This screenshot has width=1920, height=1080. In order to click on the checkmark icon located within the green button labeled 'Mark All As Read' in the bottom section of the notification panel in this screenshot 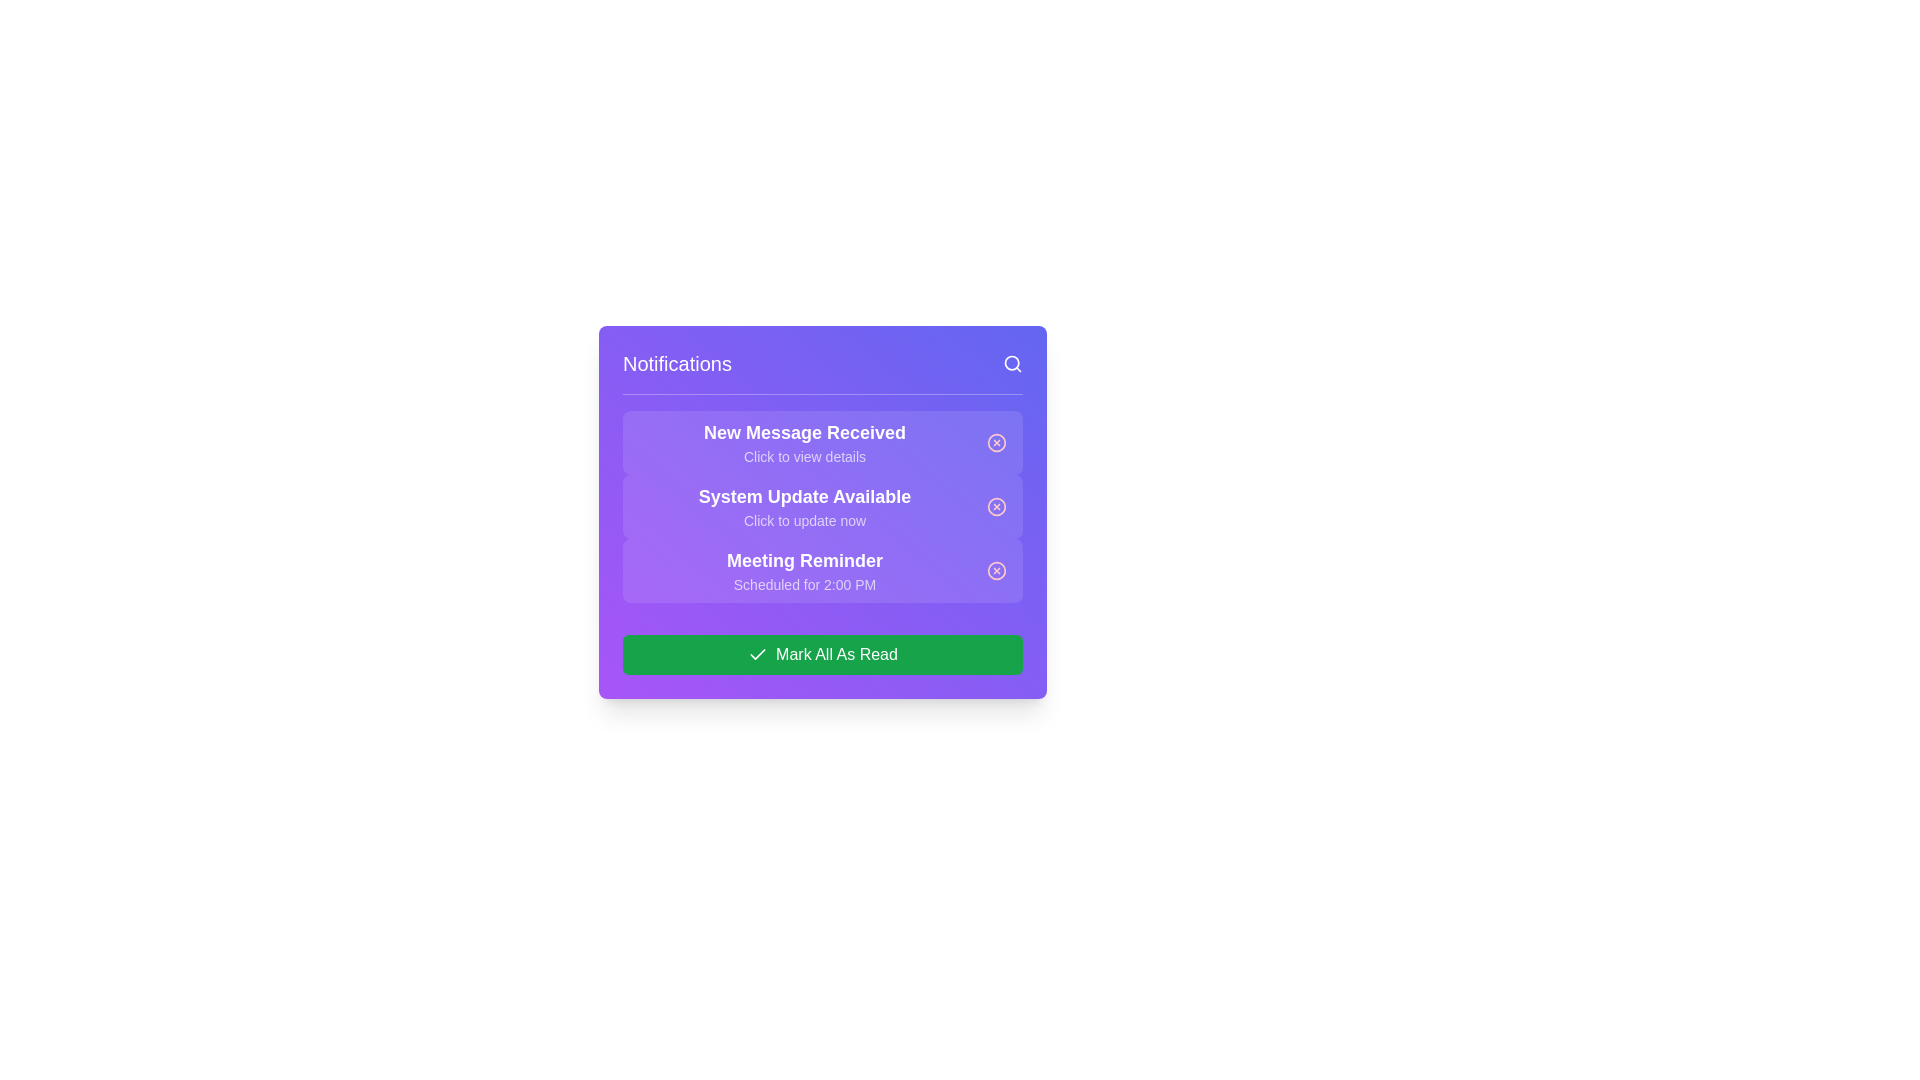, I will do `click(757, 655)`.